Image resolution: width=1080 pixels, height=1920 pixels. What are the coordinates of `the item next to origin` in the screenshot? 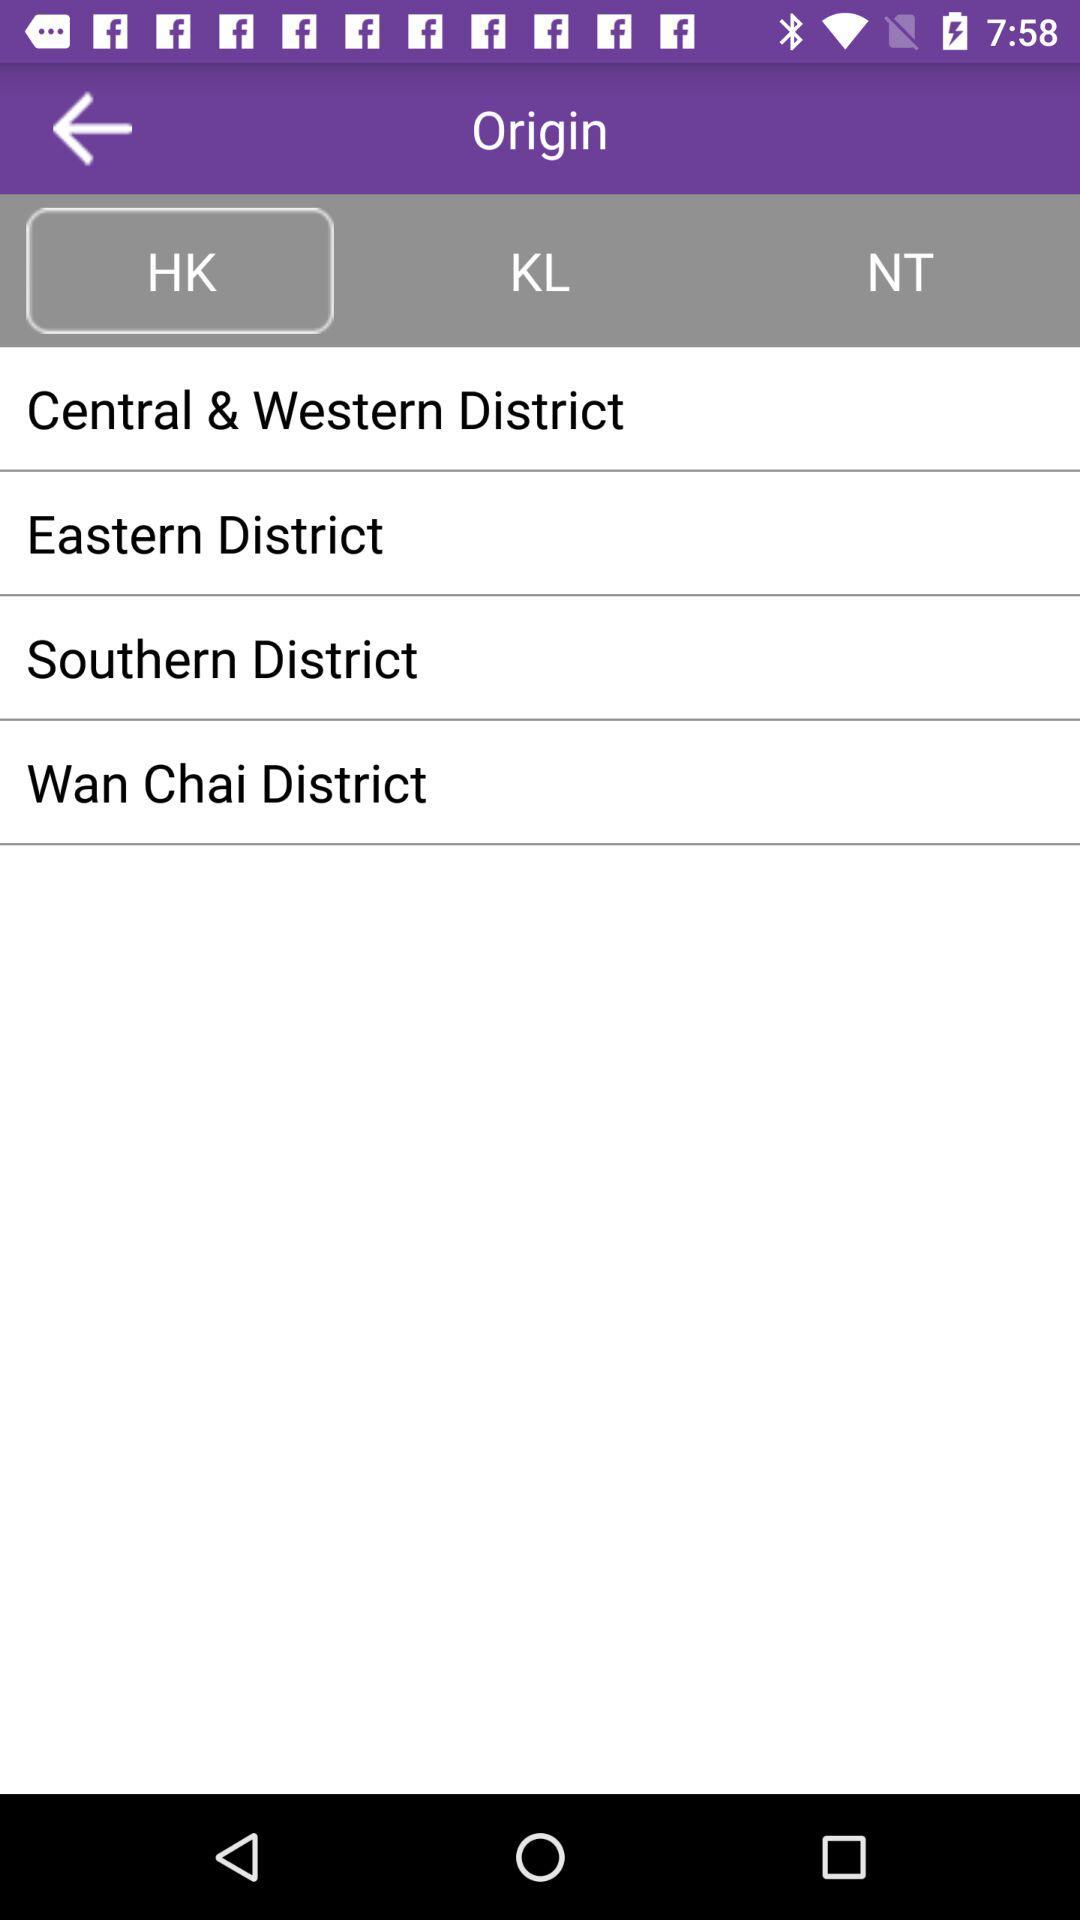 It's located at (92, 127).